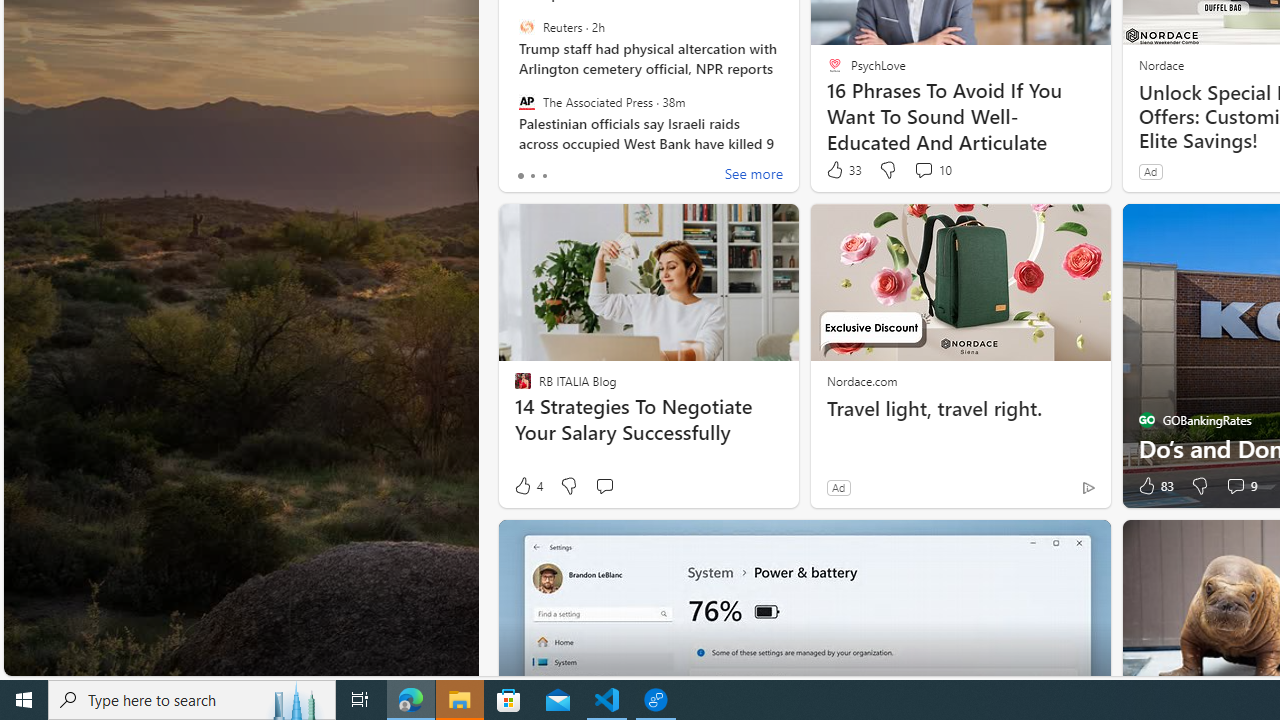 Image resolution: width=1280 pixels, height=720 pixels. What do you see at coordinates (1234, 486) in the screenshot?
I see `'View comments 9 Comment'` at bounding box center [1234, 486].